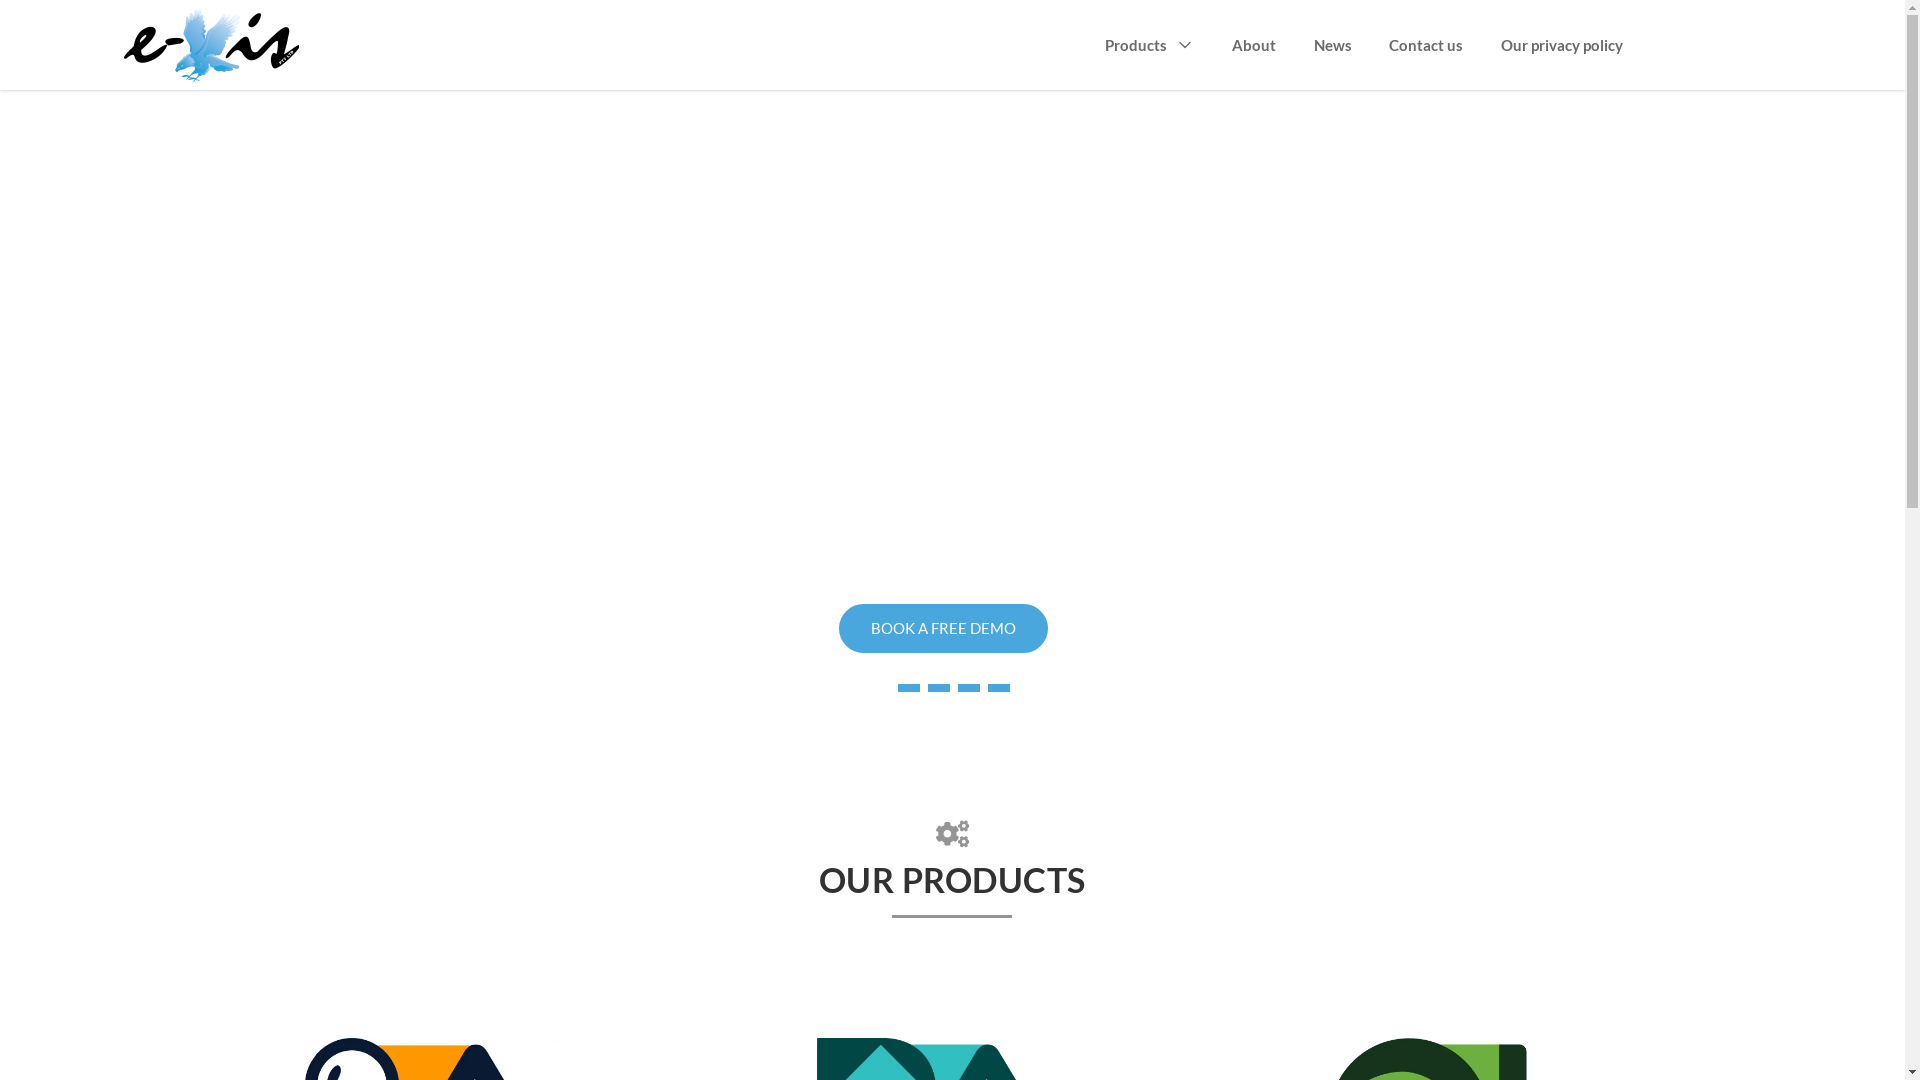 The height and width of the screenshot is (1080, 1920). What do you see at coordinates (942, 627) in the screenshot?
I see `'BOOK A FREE DEMO'` at bounding box center [942, 627].